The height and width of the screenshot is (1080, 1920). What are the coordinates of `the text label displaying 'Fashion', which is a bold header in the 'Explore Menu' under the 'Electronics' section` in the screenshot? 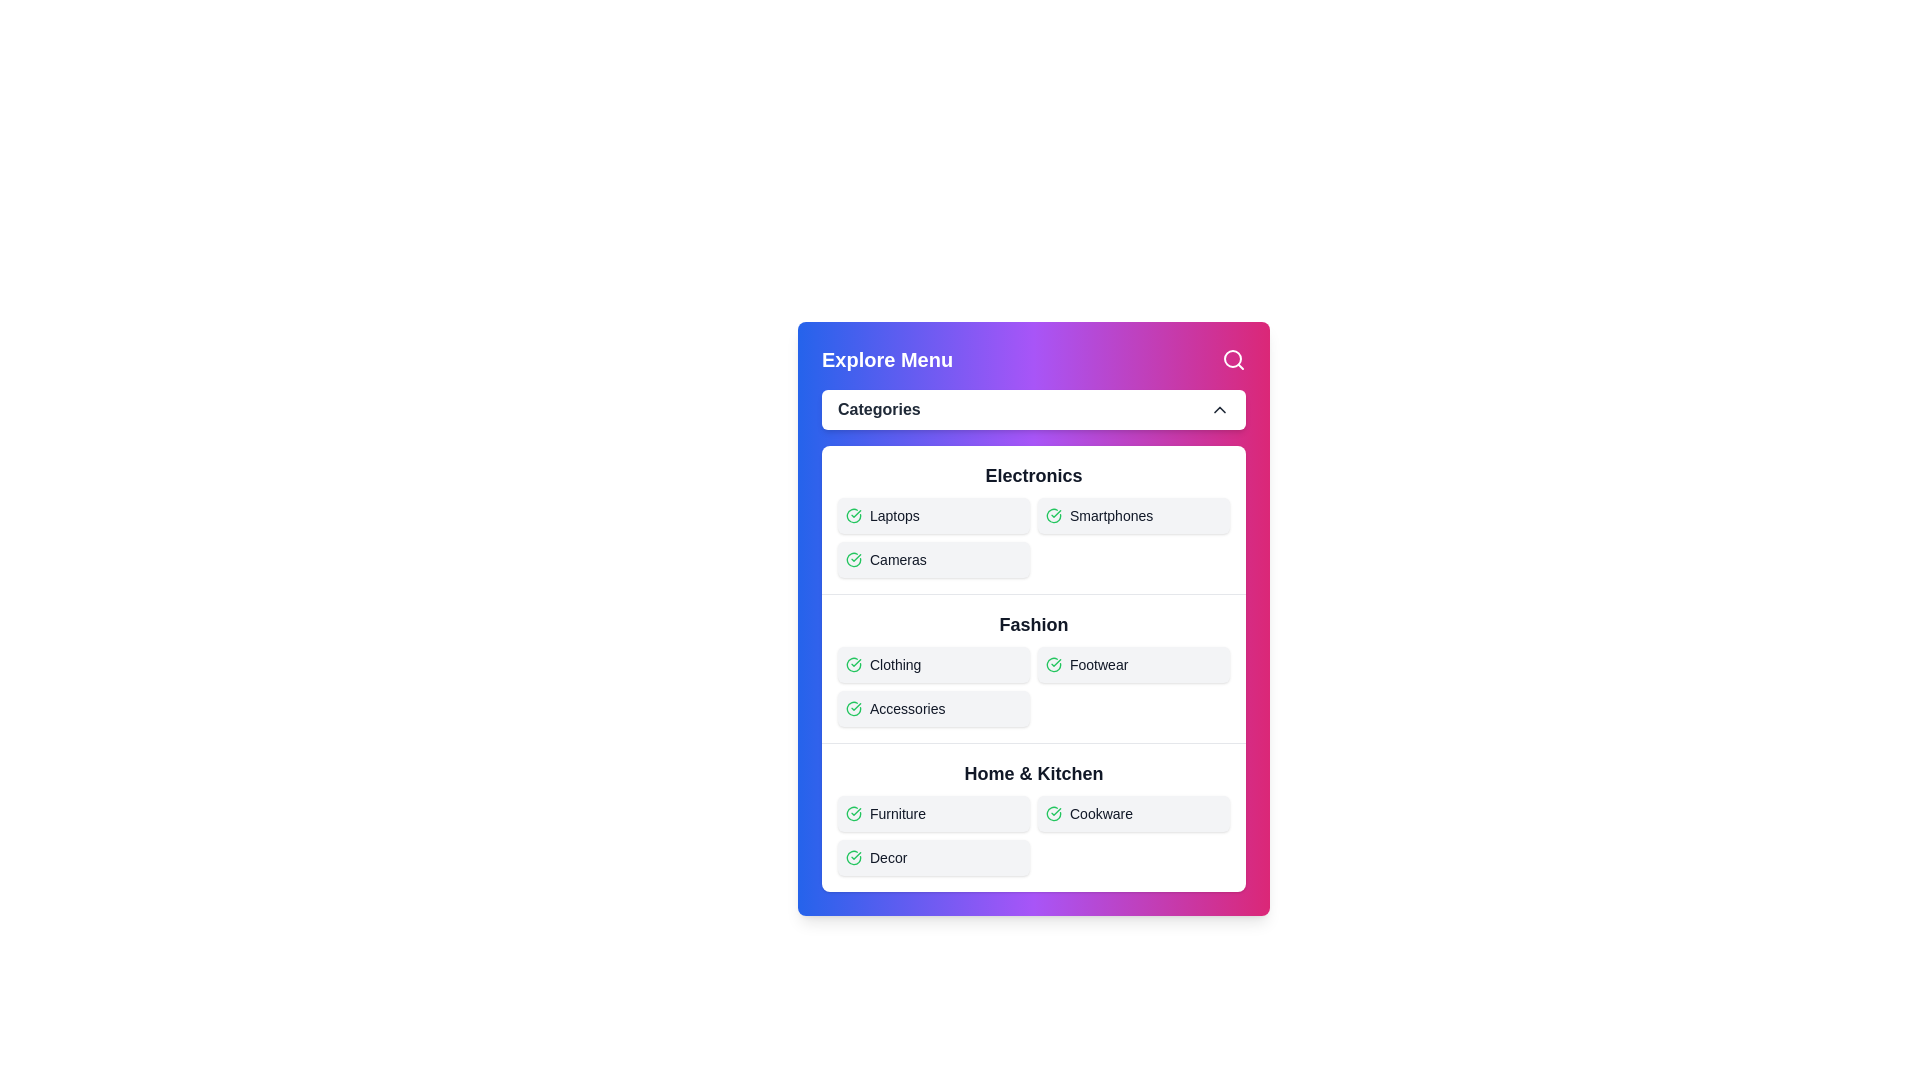 It's located at (1033, 623).